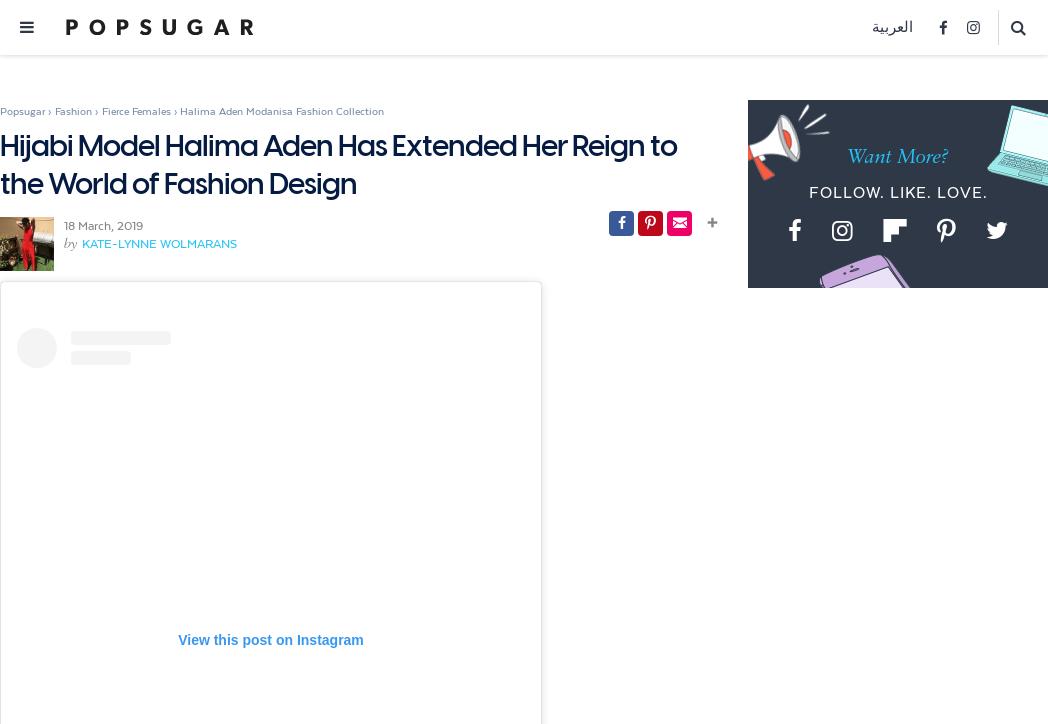  I want to click on 'Popsugar', so click(21, 110).